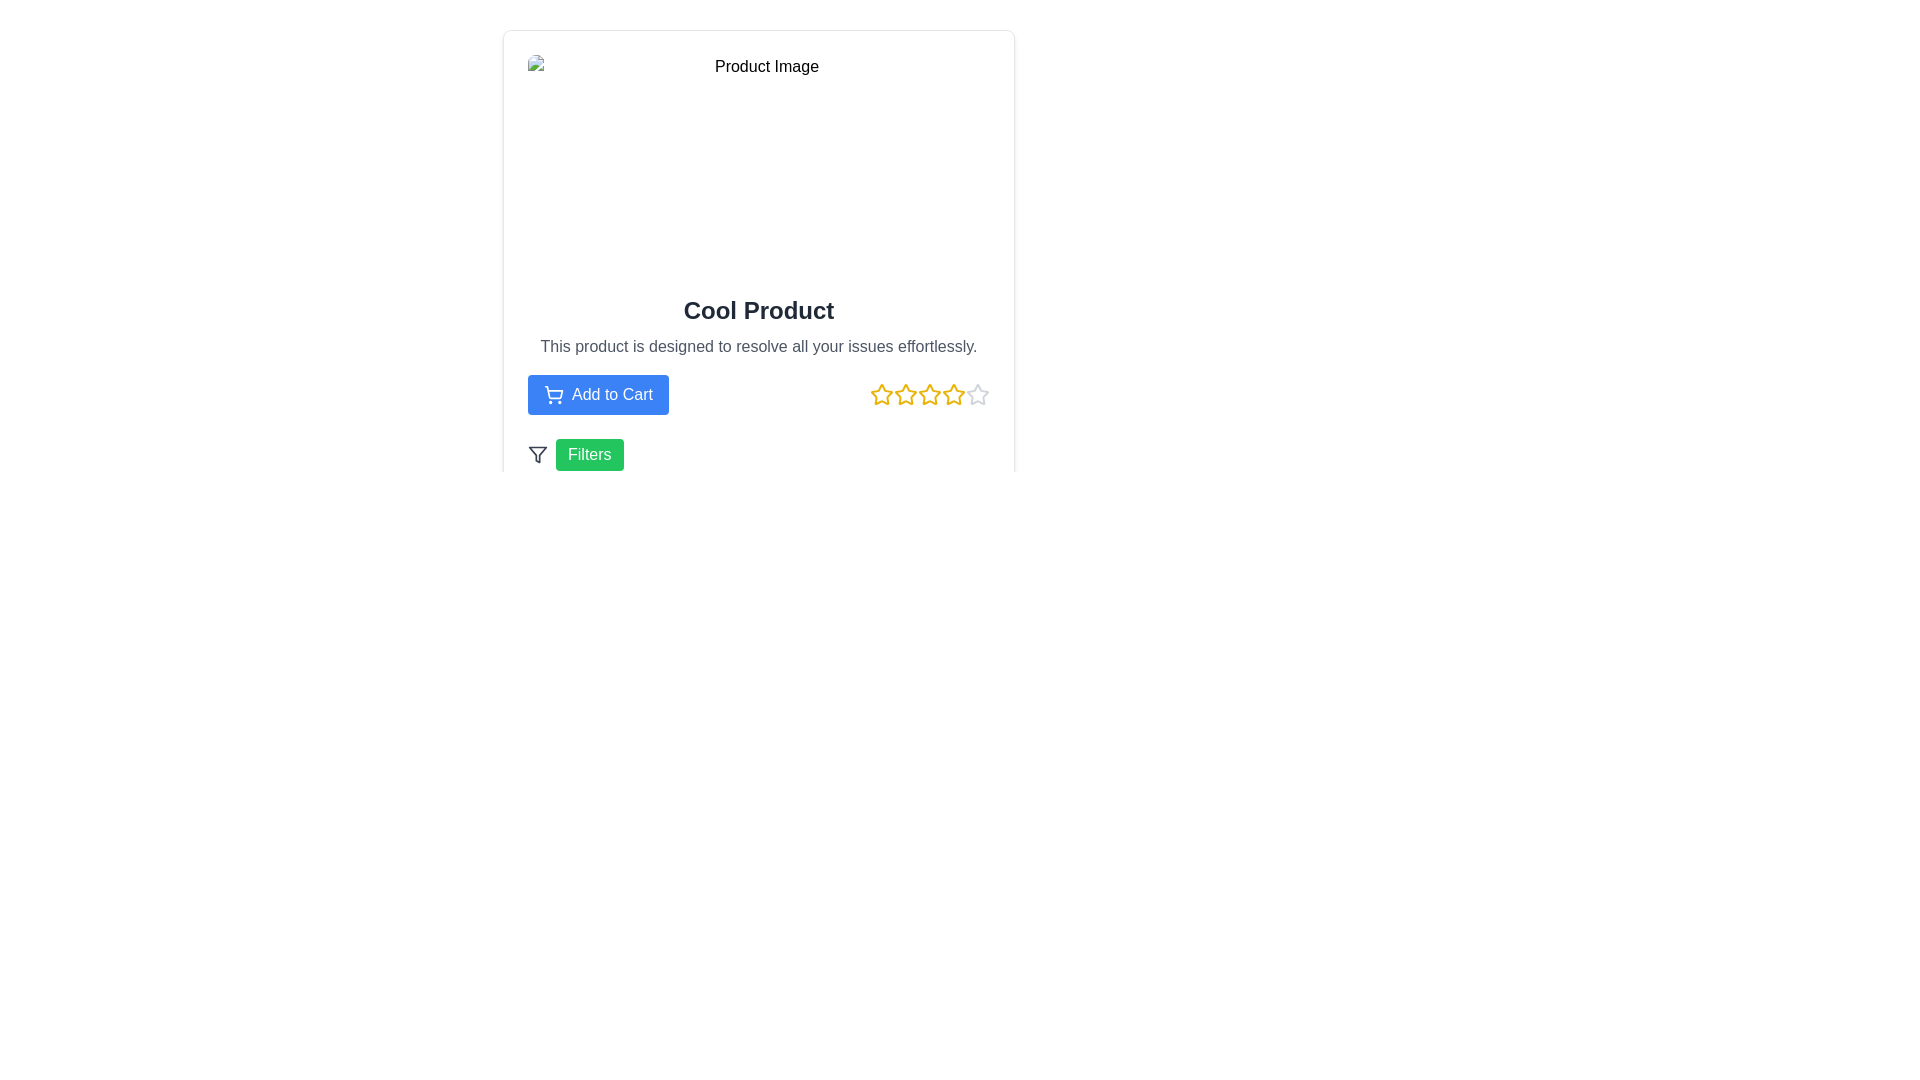 This screenshot has height=1080, width=1920. I want to click on the shopping cart SVG icon located to the left of the 'Add to Cart' text in the button under the product description section, so click(553, 394).